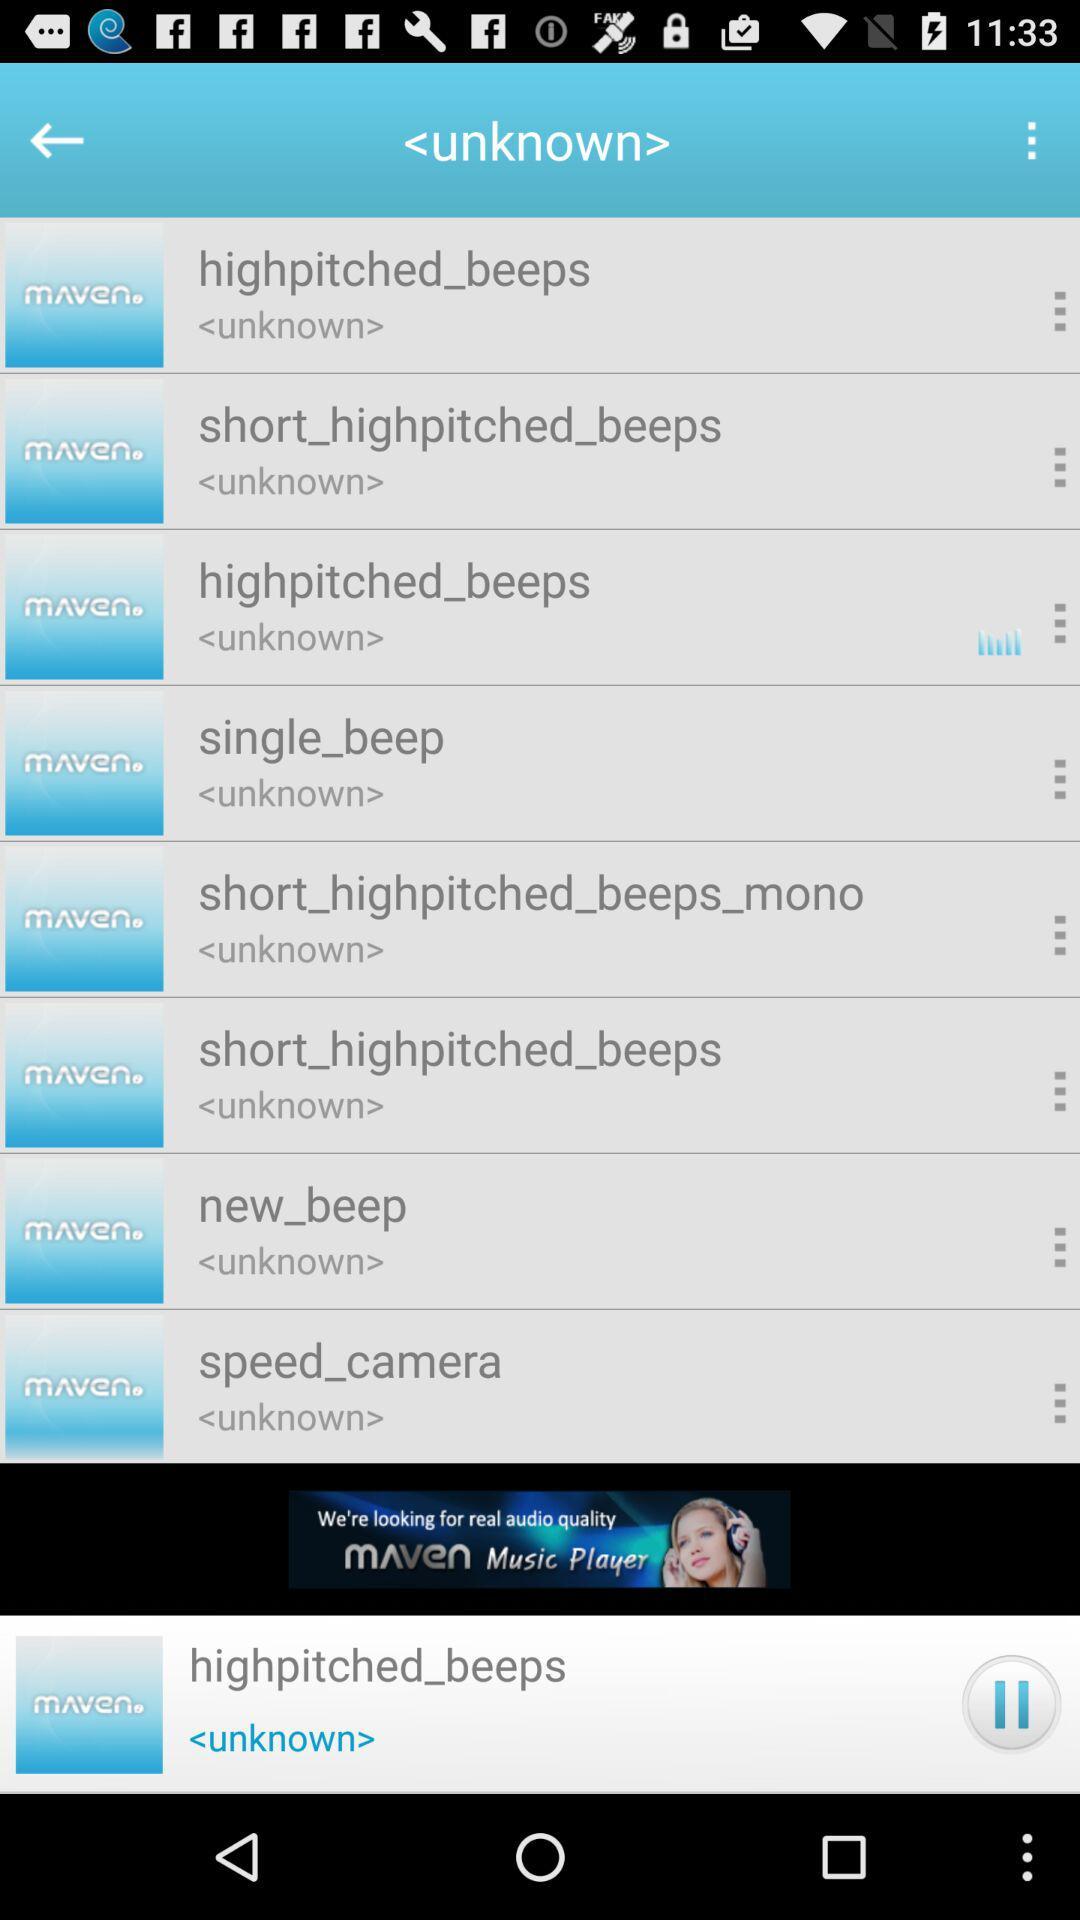 The width and height of the screenshot is (1080, 1920). Describe the element at coordinates (1027, 835) in the screenshot. I see `the more icon` at that location.